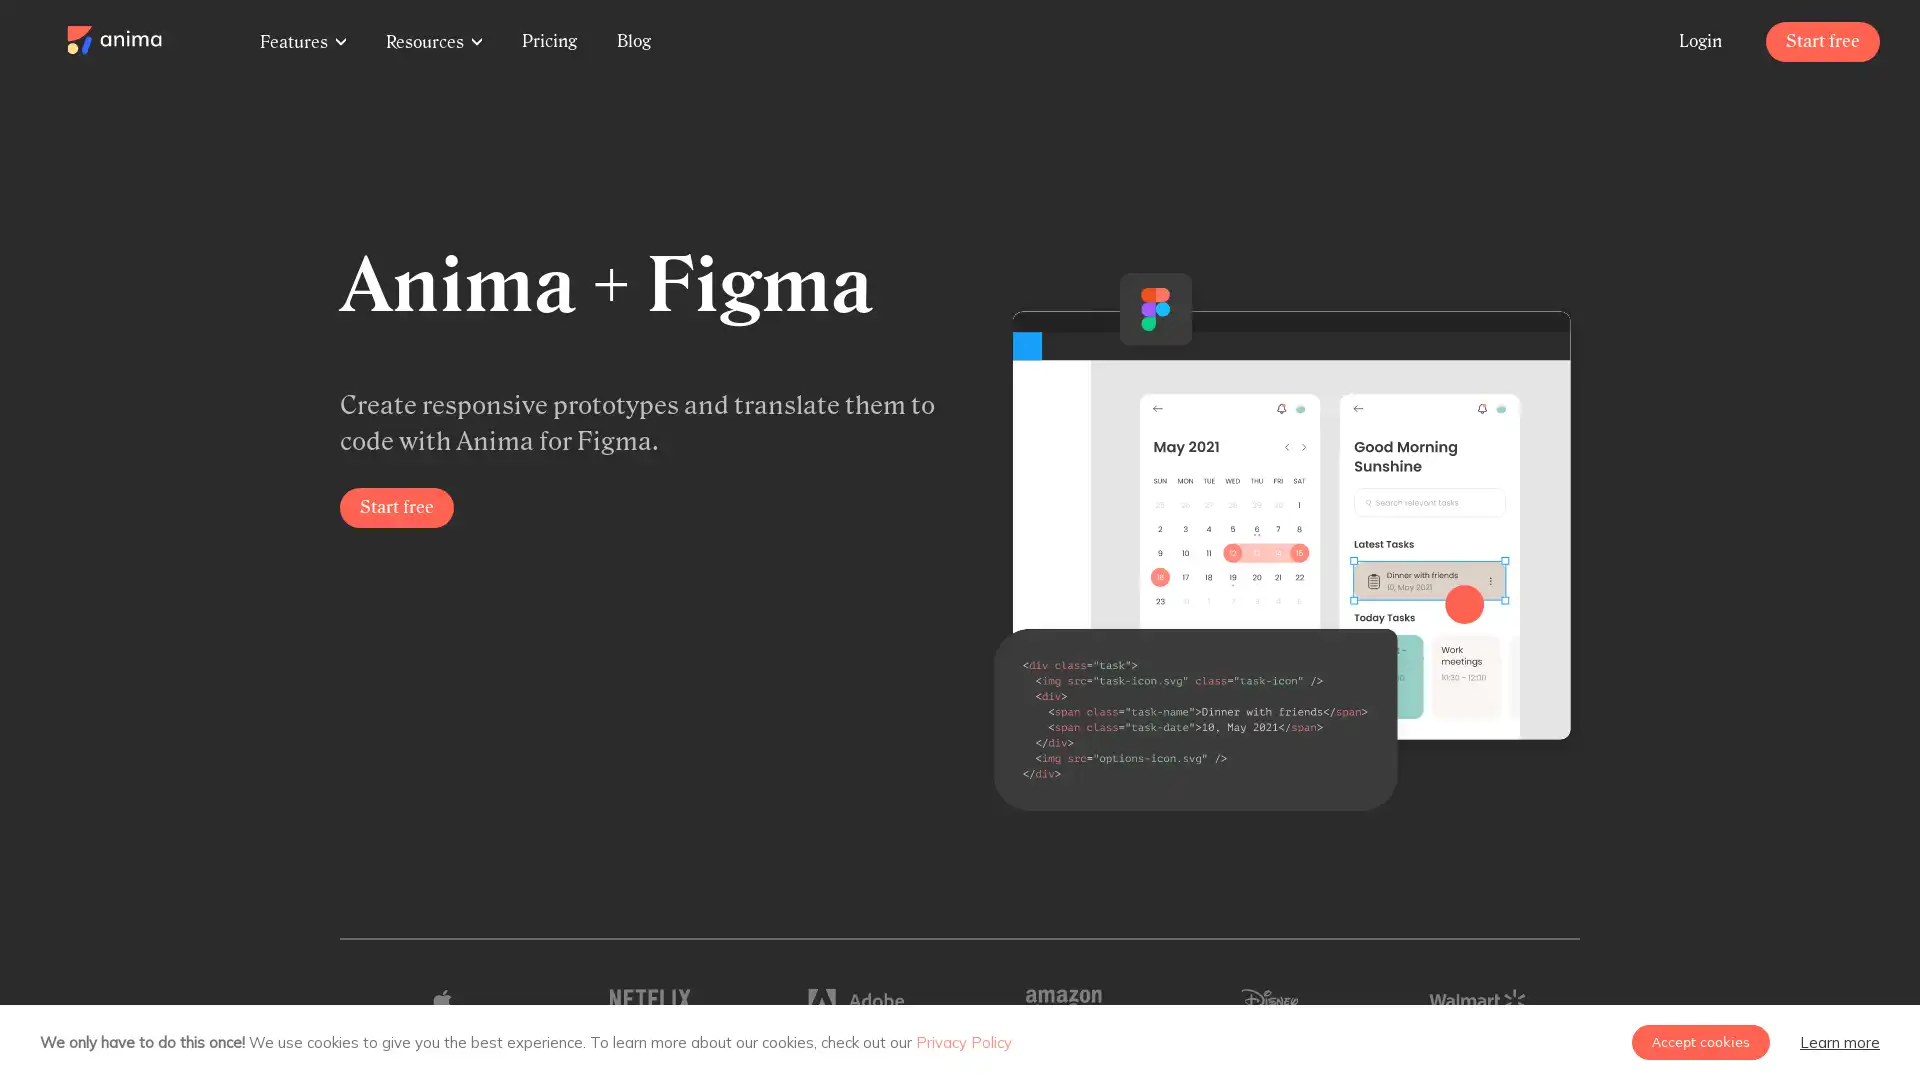 Image resolution: width=1920 pixels, height=1080 pixels. What do you see at coordinates (432, 41) in the screenshot?
I see `Resources` at bounding box center [432, 41].